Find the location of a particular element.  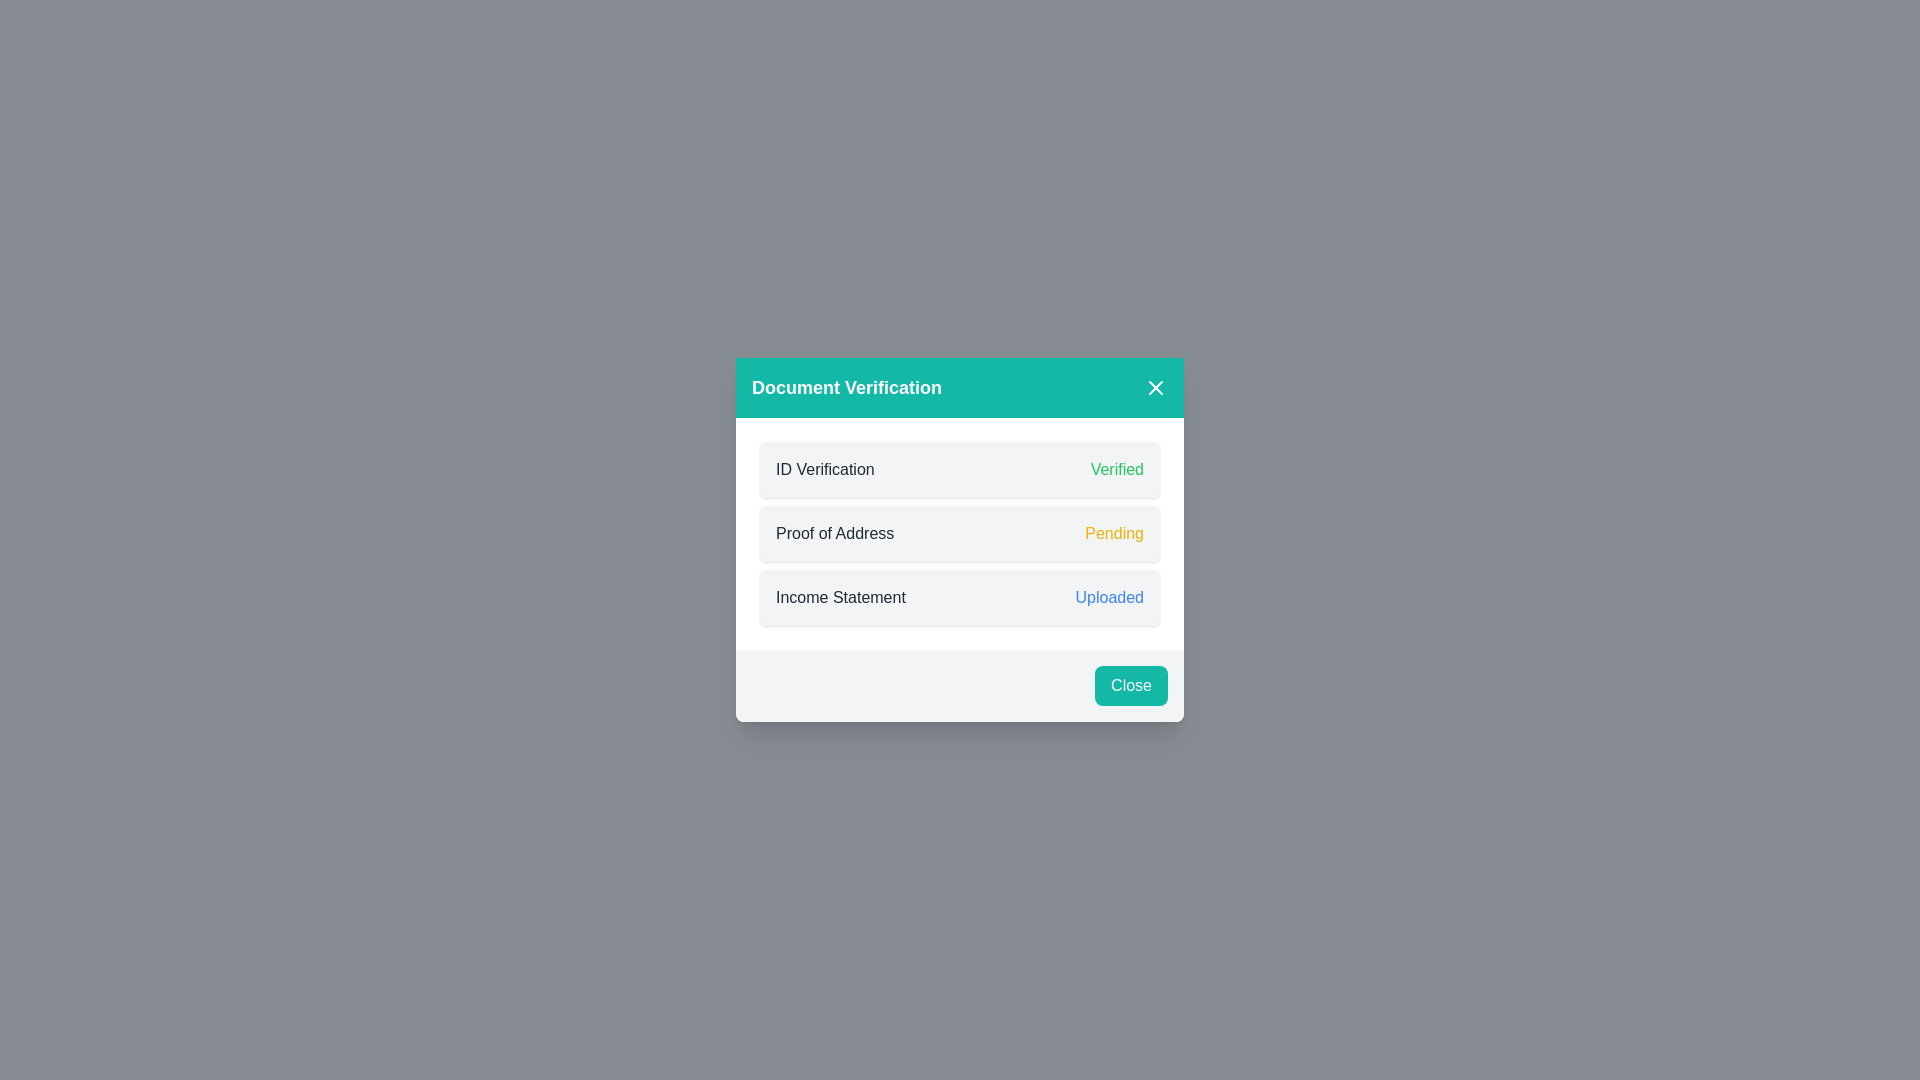

the close button located in the footer of the 'Document Verification' modal is located at coordinates (1131, 685).